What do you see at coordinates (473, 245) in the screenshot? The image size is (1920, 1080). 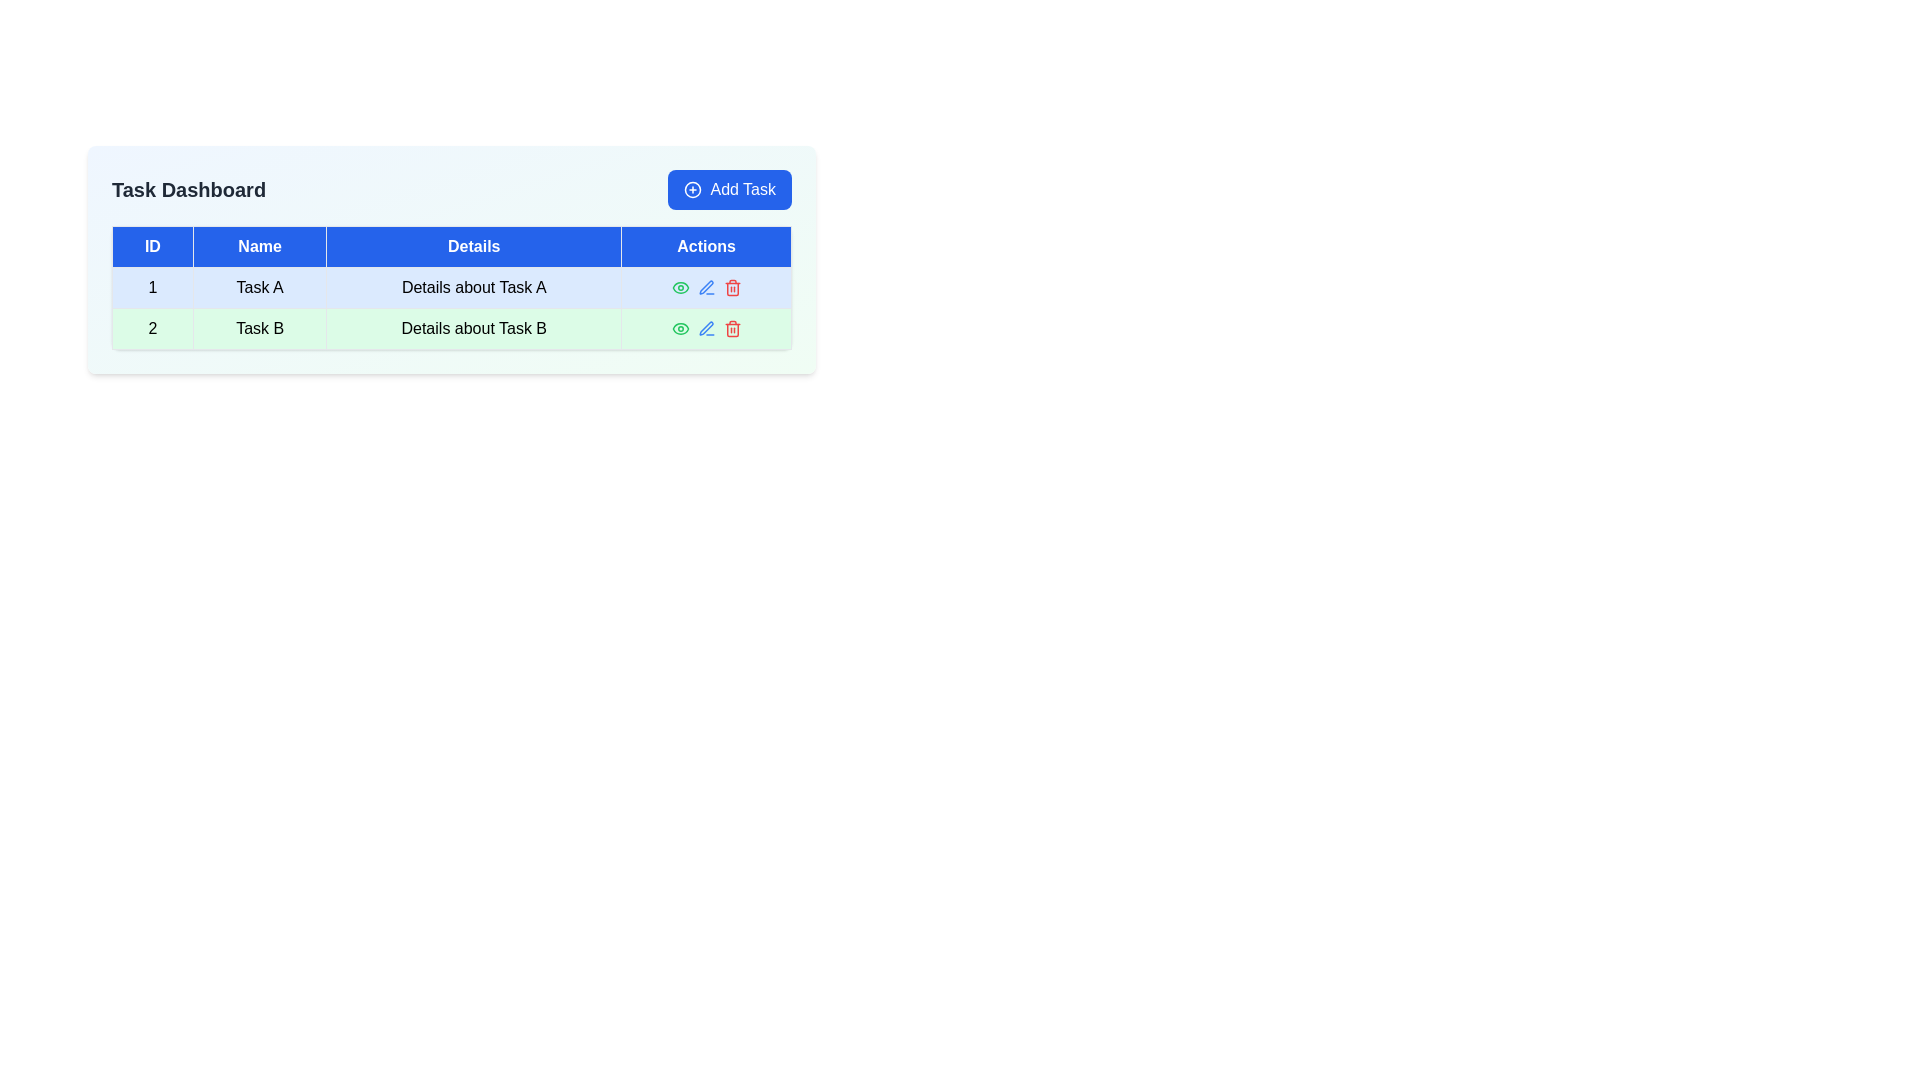 I see `the Table header cell that labels the 'Details' column, positioned between 'Name' and 'Actions'` at bounding box center [473, 245].